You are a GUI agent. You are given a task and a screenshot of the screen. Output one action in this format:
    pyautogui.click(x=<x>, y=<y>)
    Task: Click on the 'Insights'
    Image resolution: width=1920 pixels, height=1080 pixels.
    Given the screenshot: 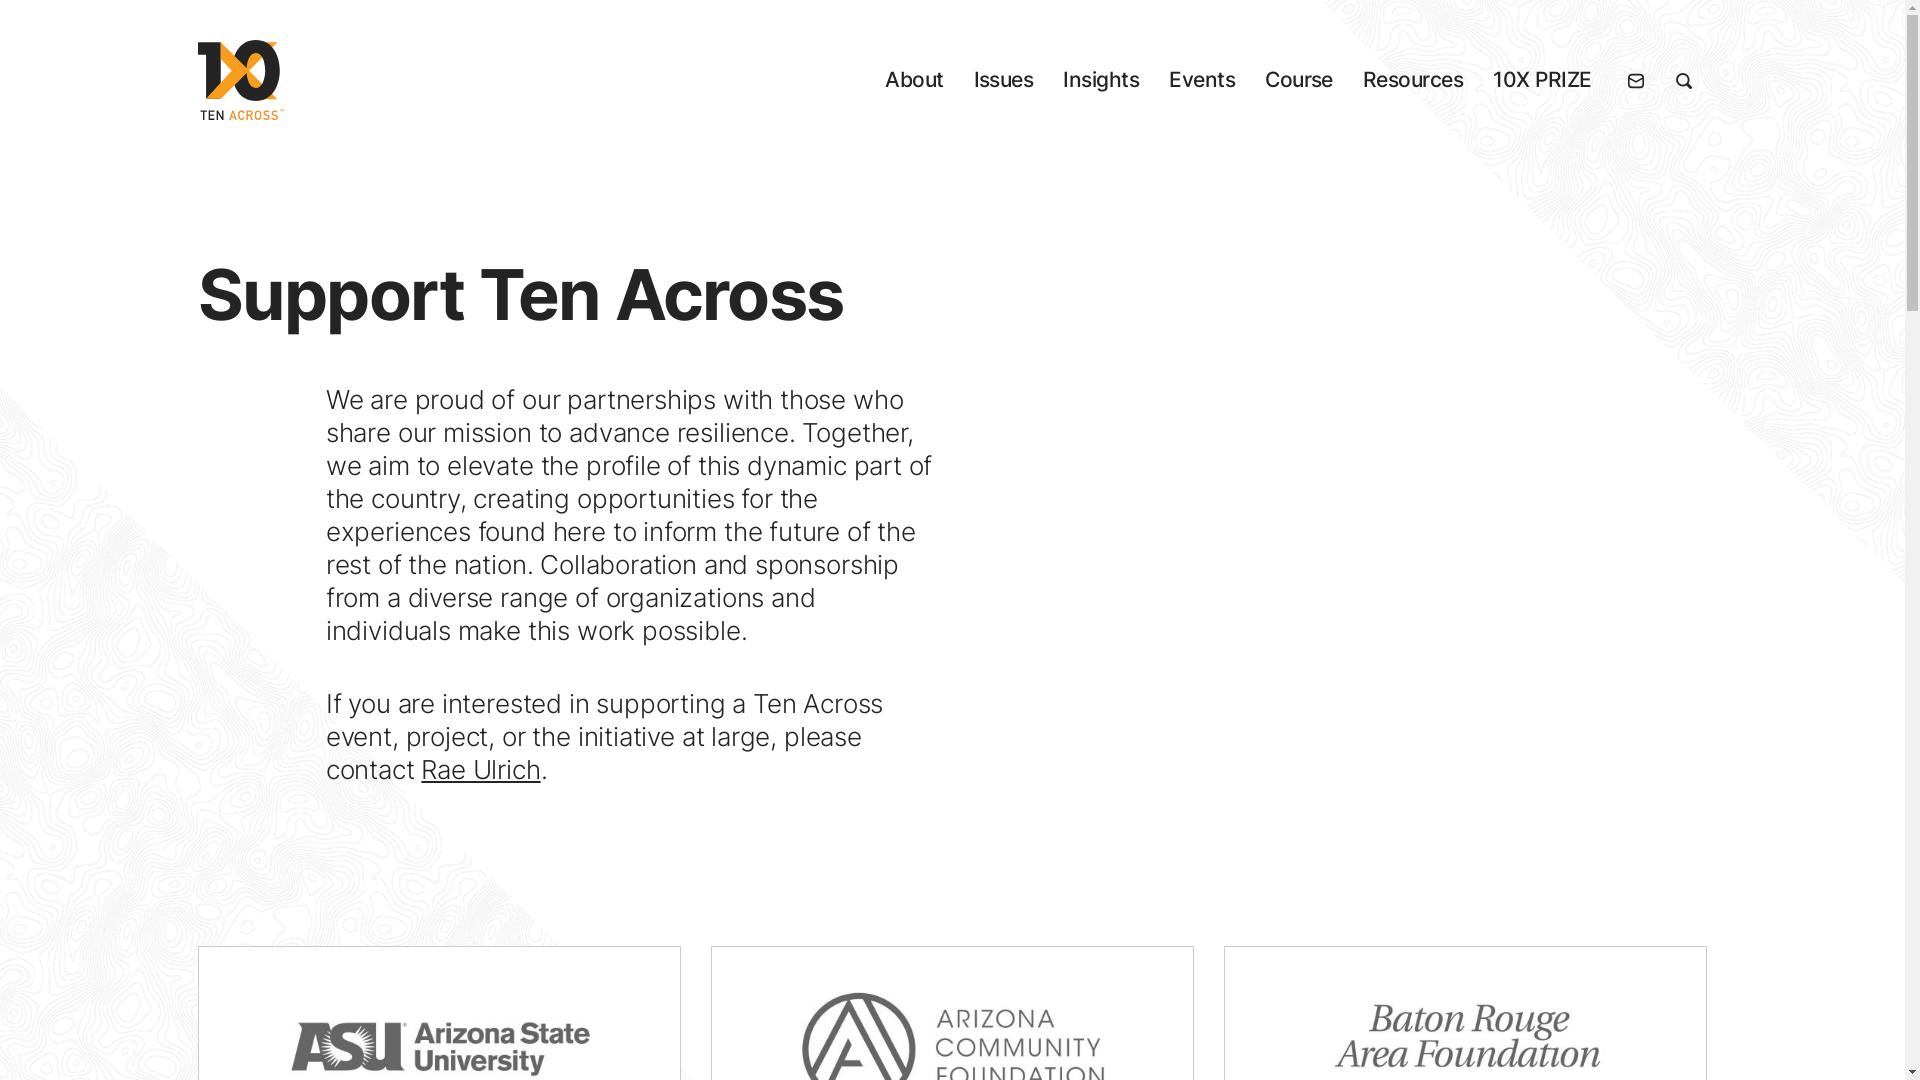 What is the action you would take?
    pyautogui.click(x=1099, y=79)
    